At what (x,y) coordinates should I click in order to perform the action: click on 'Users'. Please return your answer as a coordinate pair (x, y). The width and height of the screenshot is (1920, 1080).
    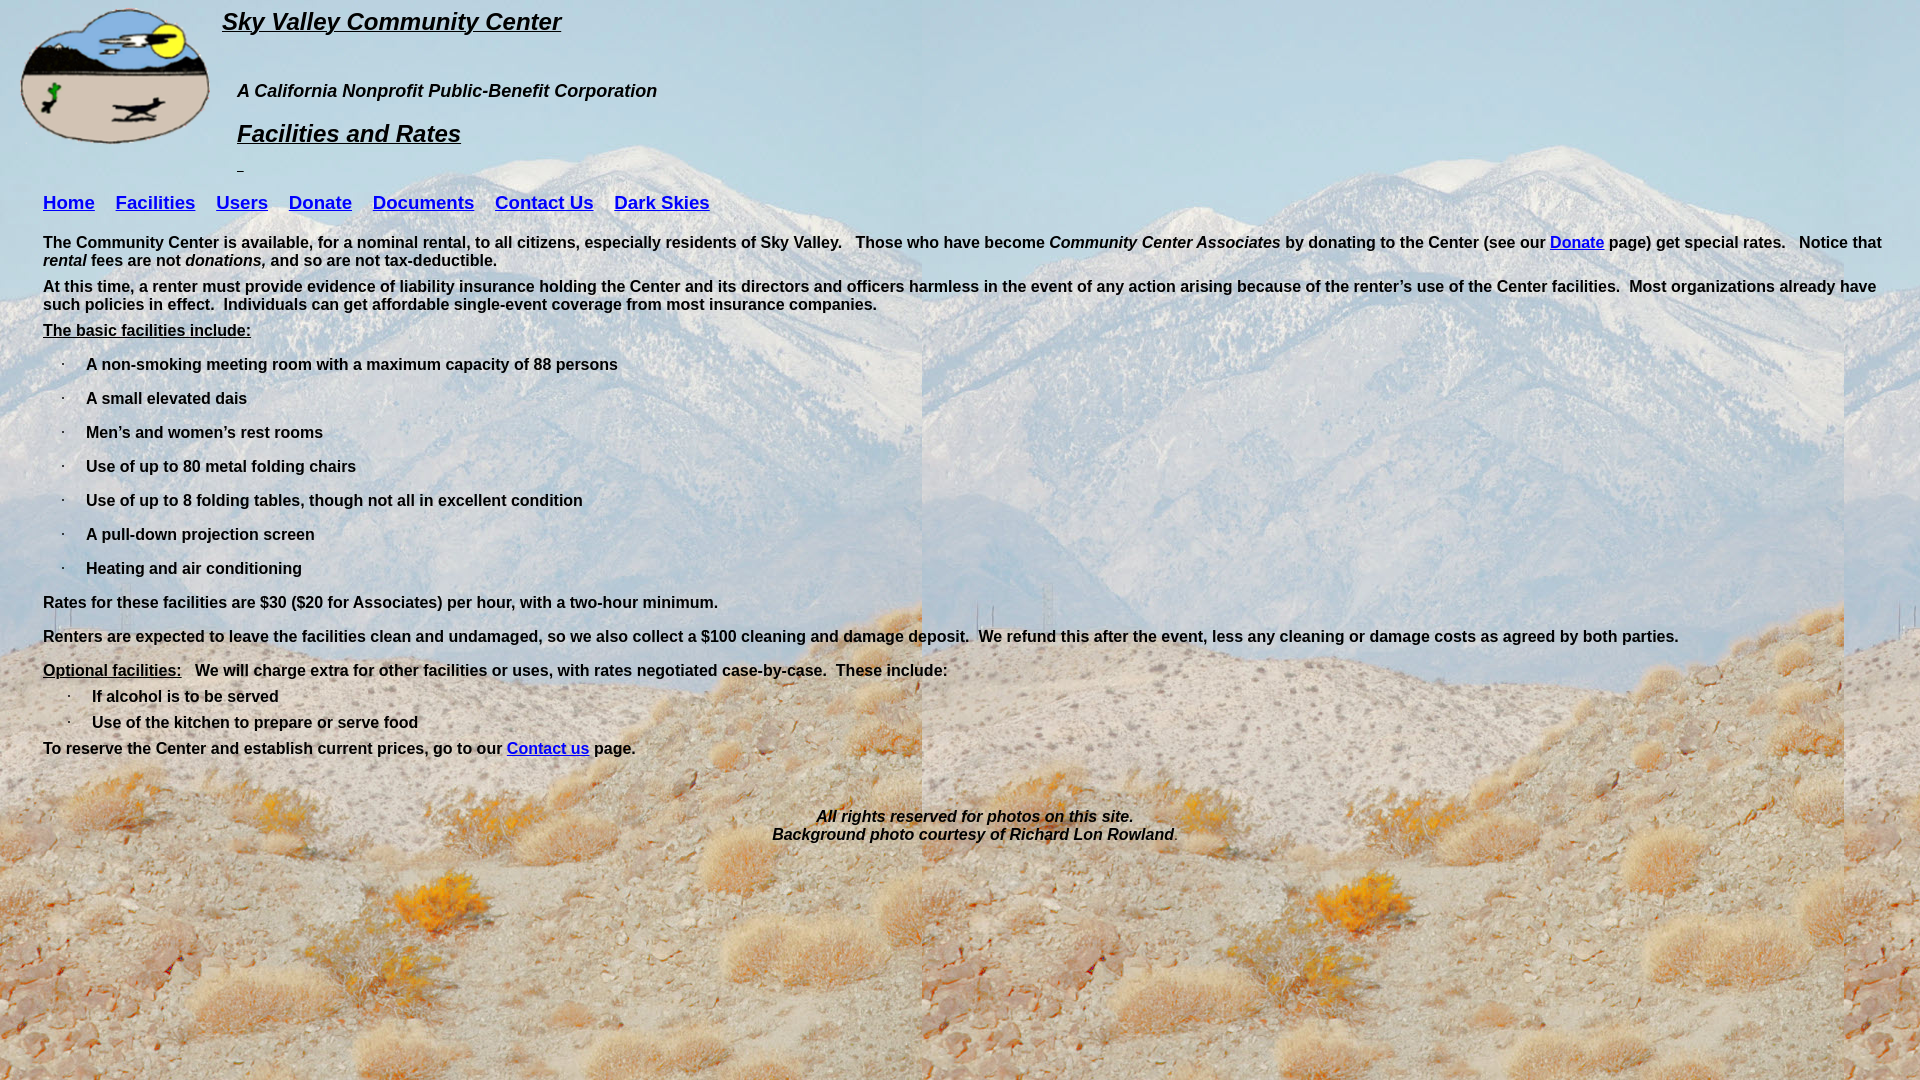
    Looking at the image, I should click on (240, 202).